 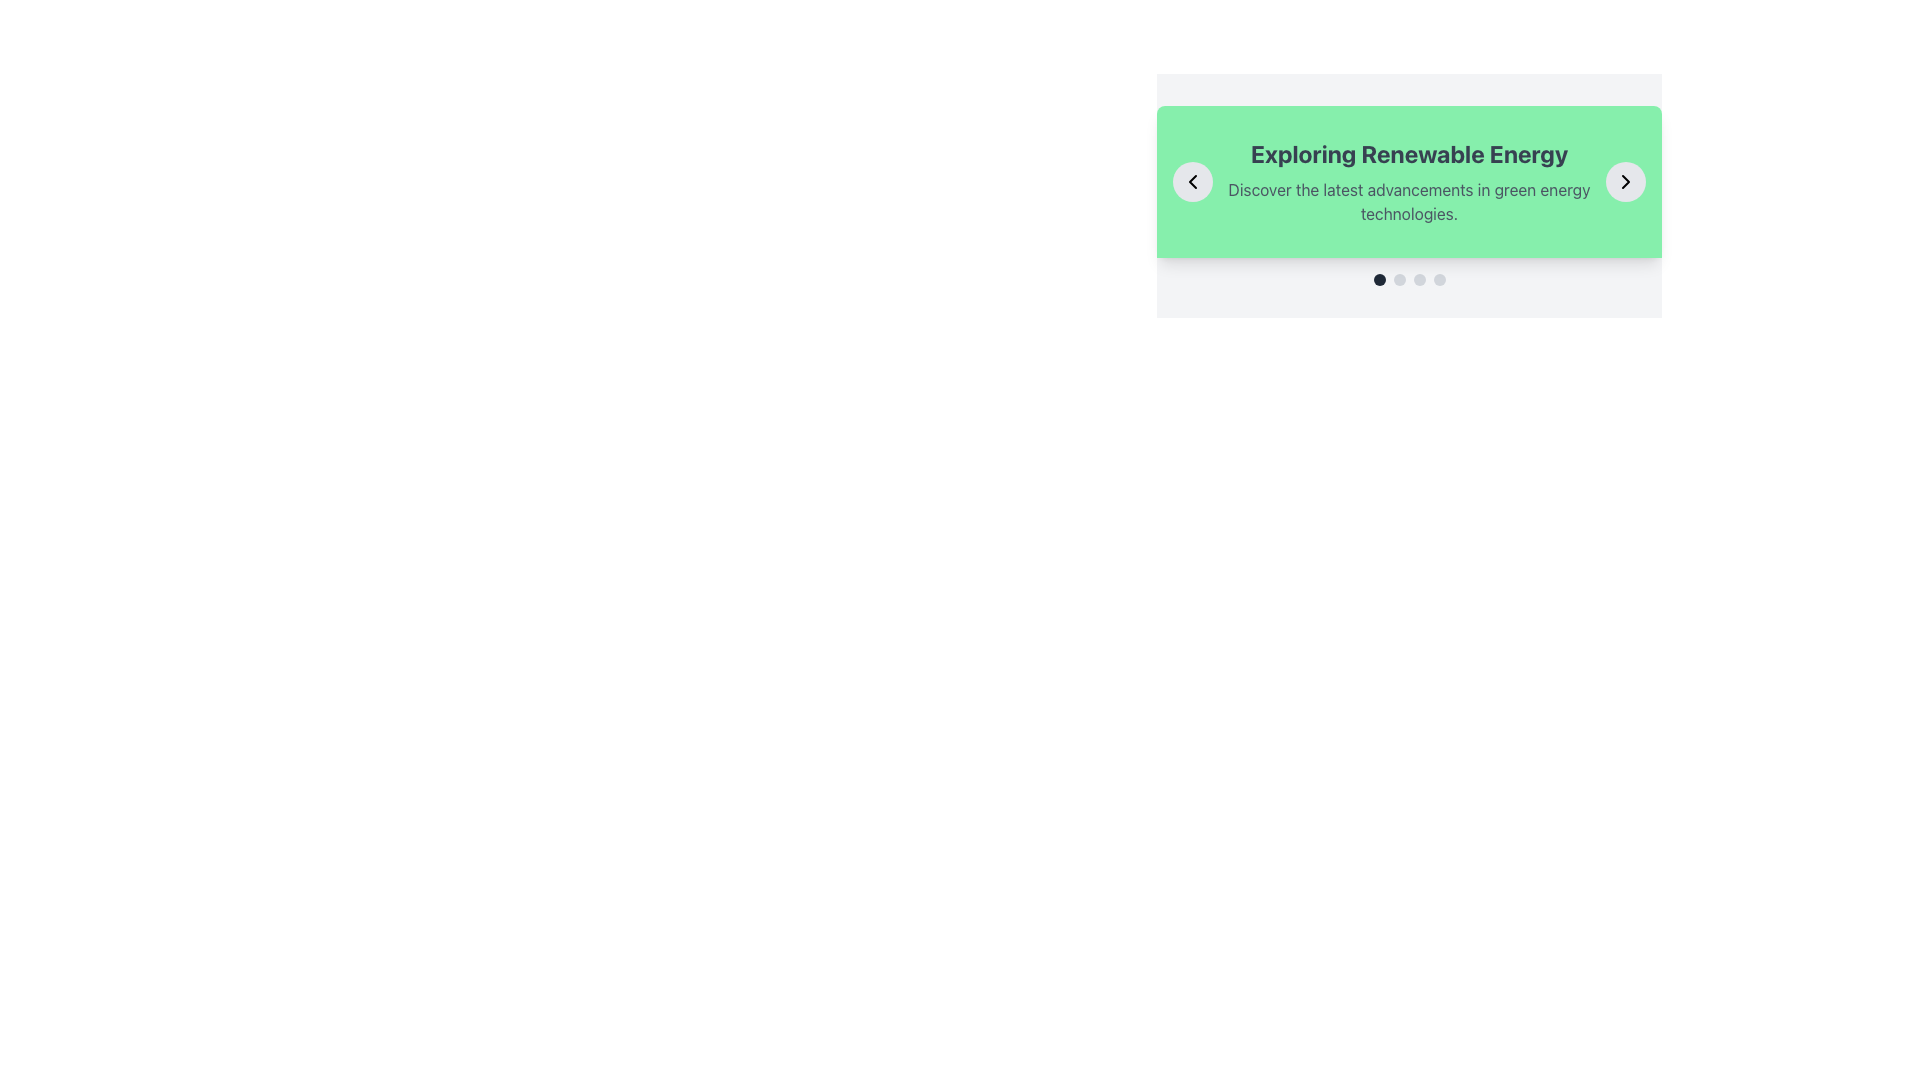 What do you see at coordinates (1626, 181) in the screenshot?
I see `the small triangular-shaped right-pointing arrow icon within the rightmost interactive button of the carousel` at bounding box center [1626, 181].